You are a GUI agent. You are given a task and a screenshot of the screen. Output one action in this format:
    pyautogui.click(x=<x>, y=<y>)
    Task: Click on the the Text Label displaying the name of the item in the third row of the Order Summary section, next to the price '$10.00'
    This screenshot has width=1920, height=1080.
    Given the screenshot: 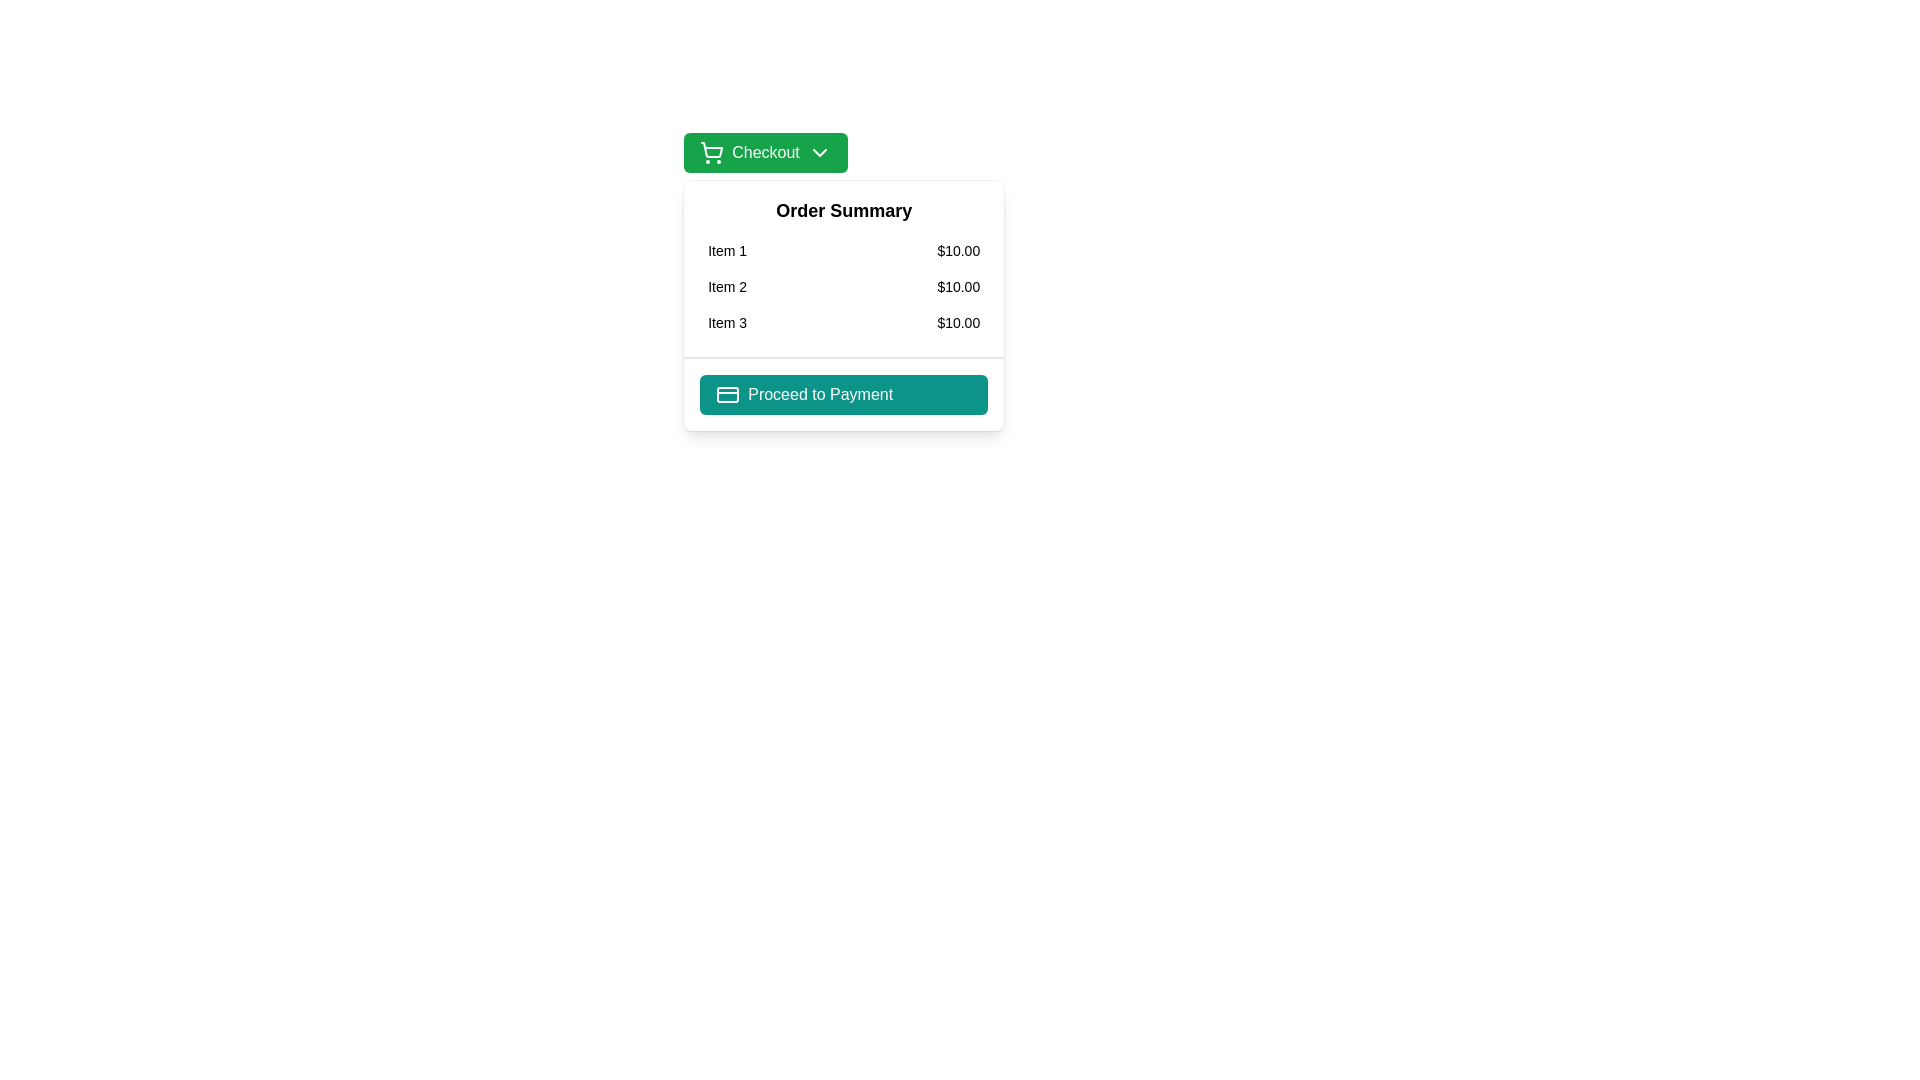 What is the action you would take?
    pyautogui.click(x=726, y=322)
    